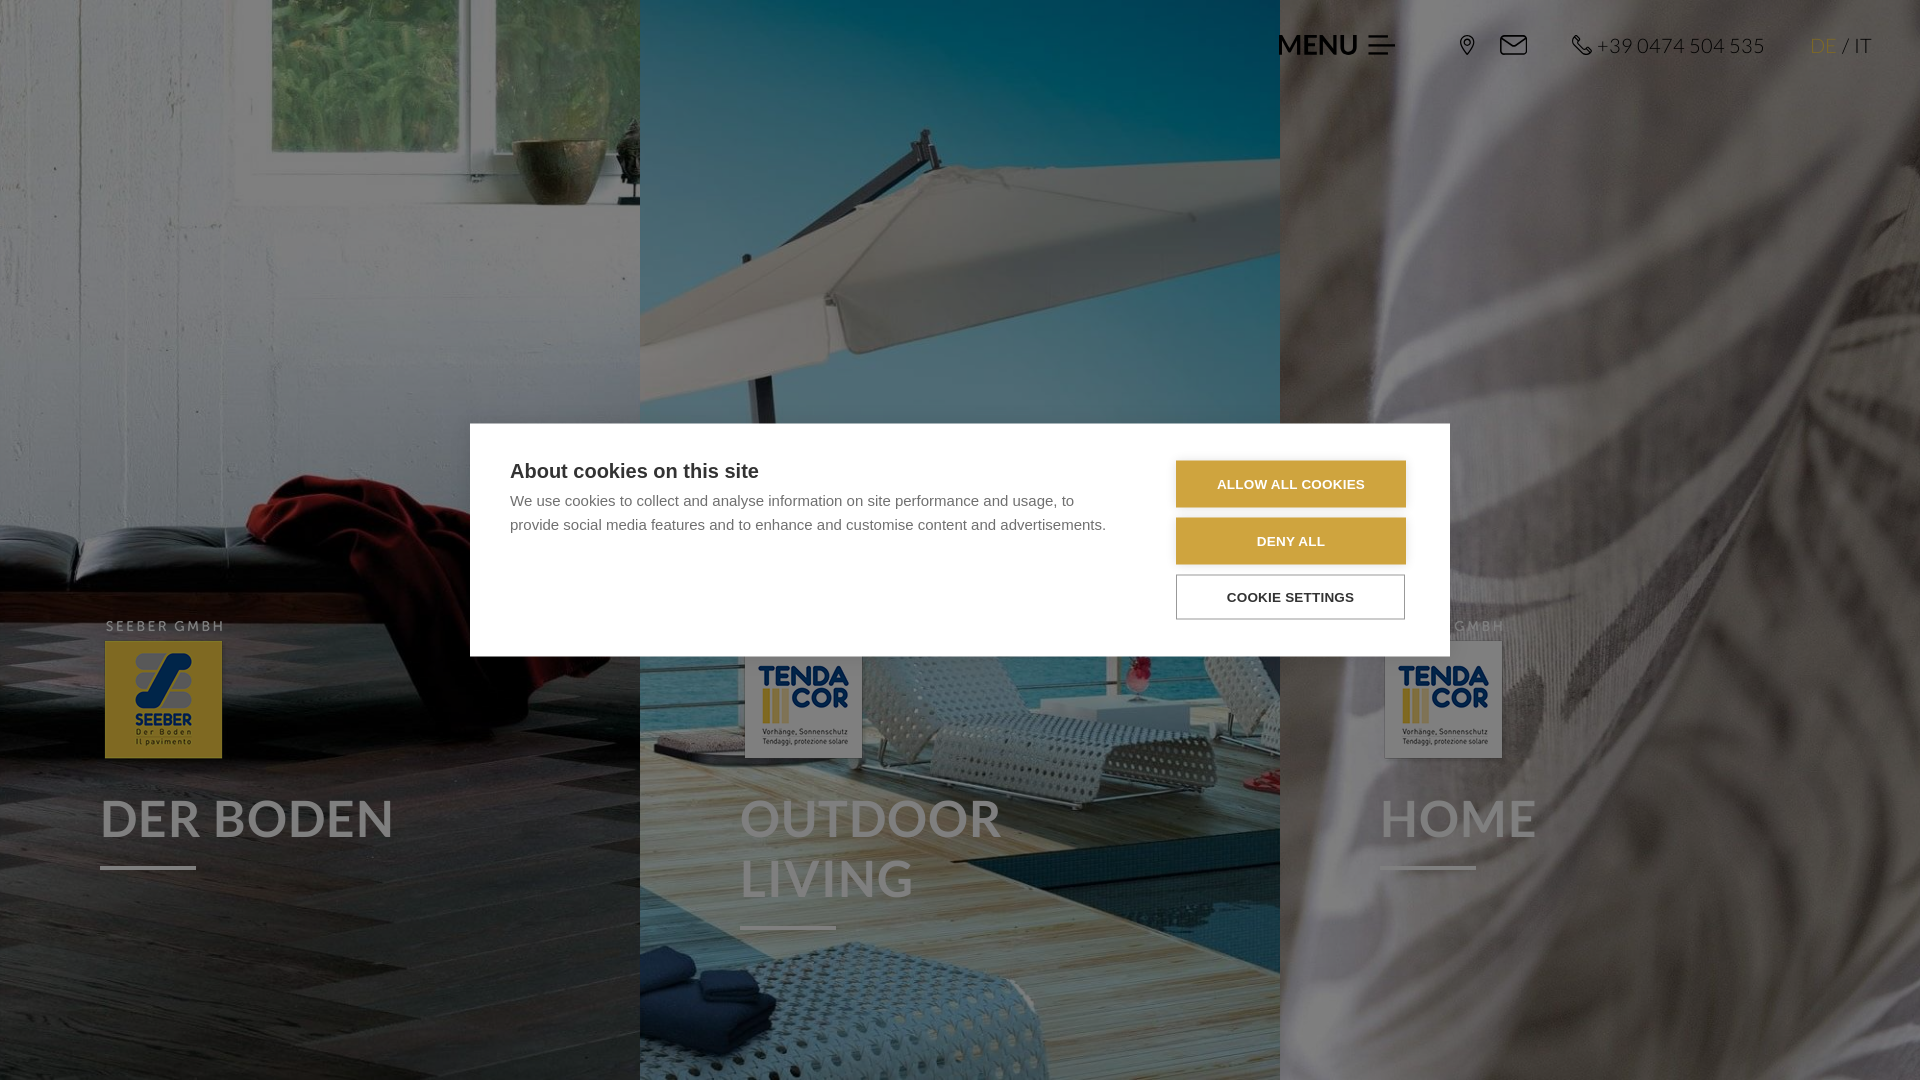 The width and height of the screenshot is (1920, 1080). Describe the element at coordinates (1290, 595) in the screenshot. I see `'COOKIE SETTINGS'` at that location.